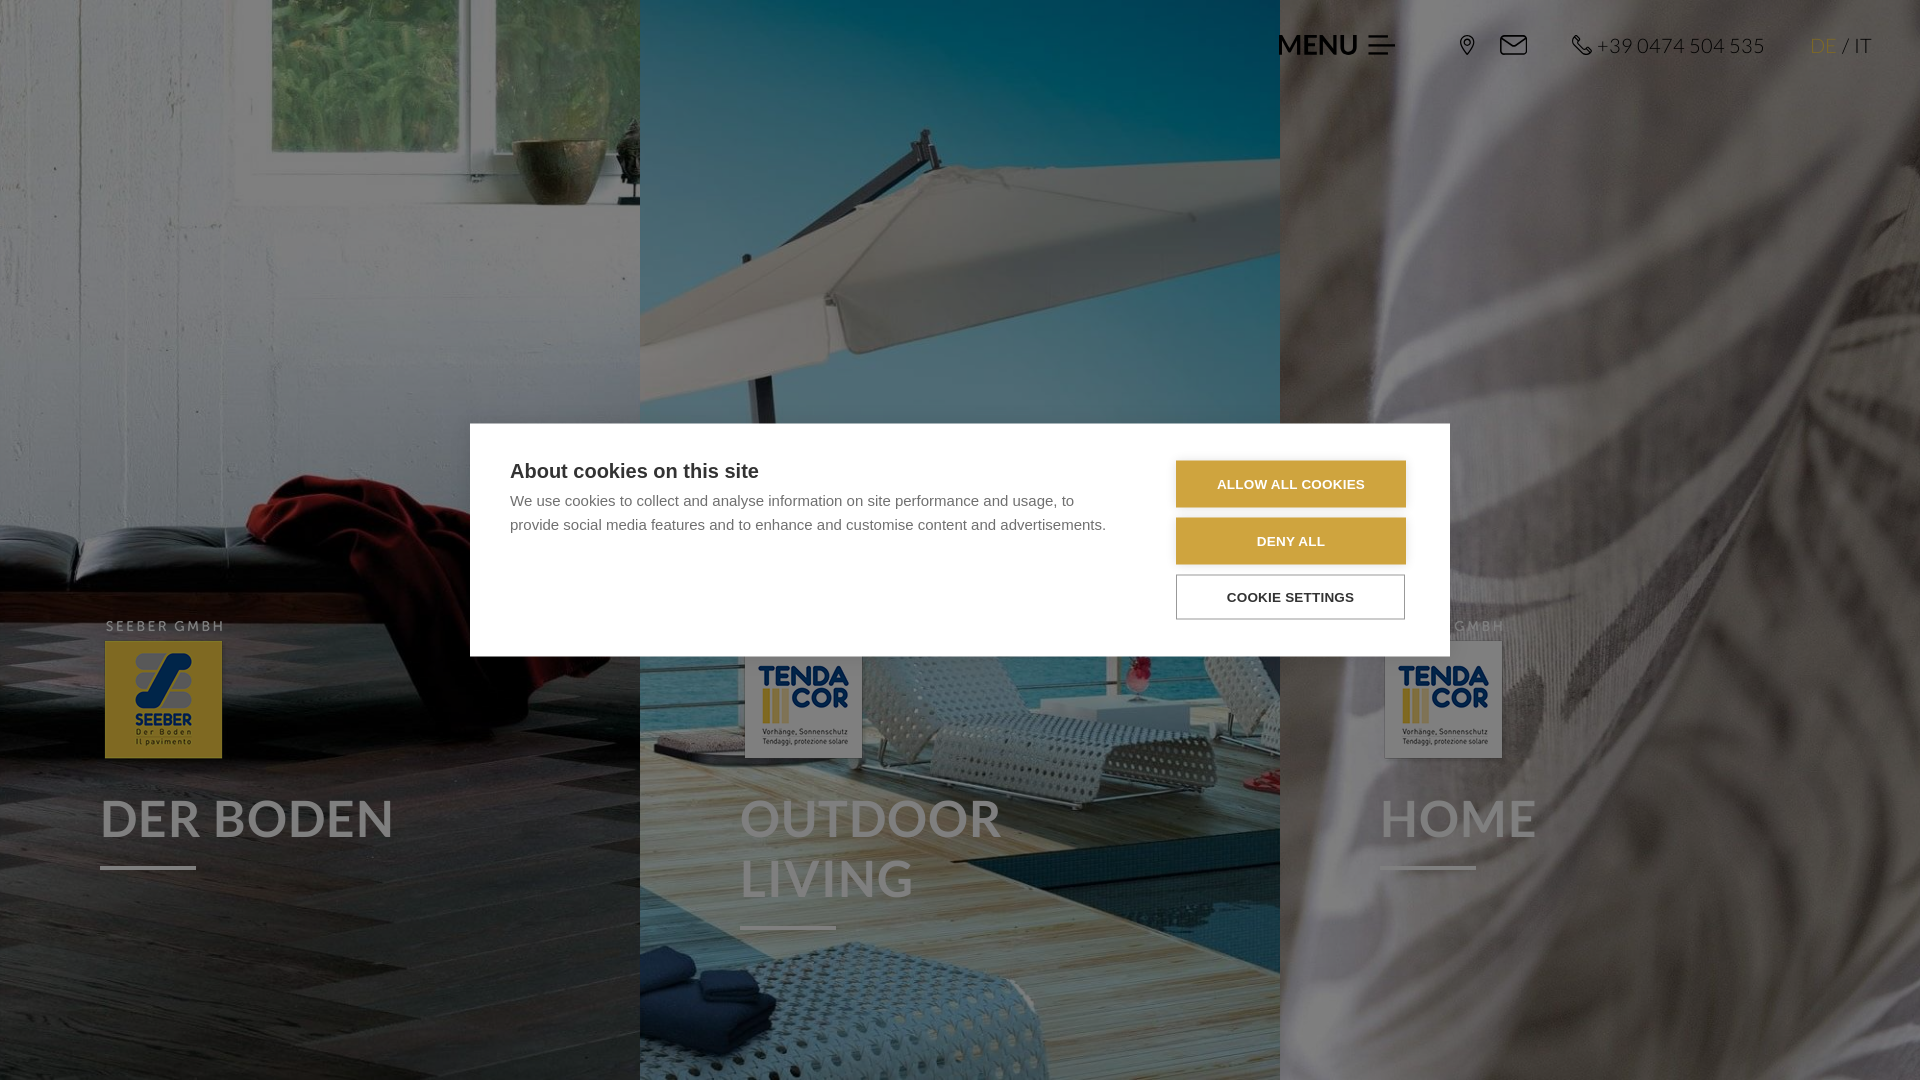 The width and height of the screenshot is (1920, 1080). Describe the element at coordinates (1290, 595) in the screenshot. I see `'COOKIE SETTINGS'` at that location.